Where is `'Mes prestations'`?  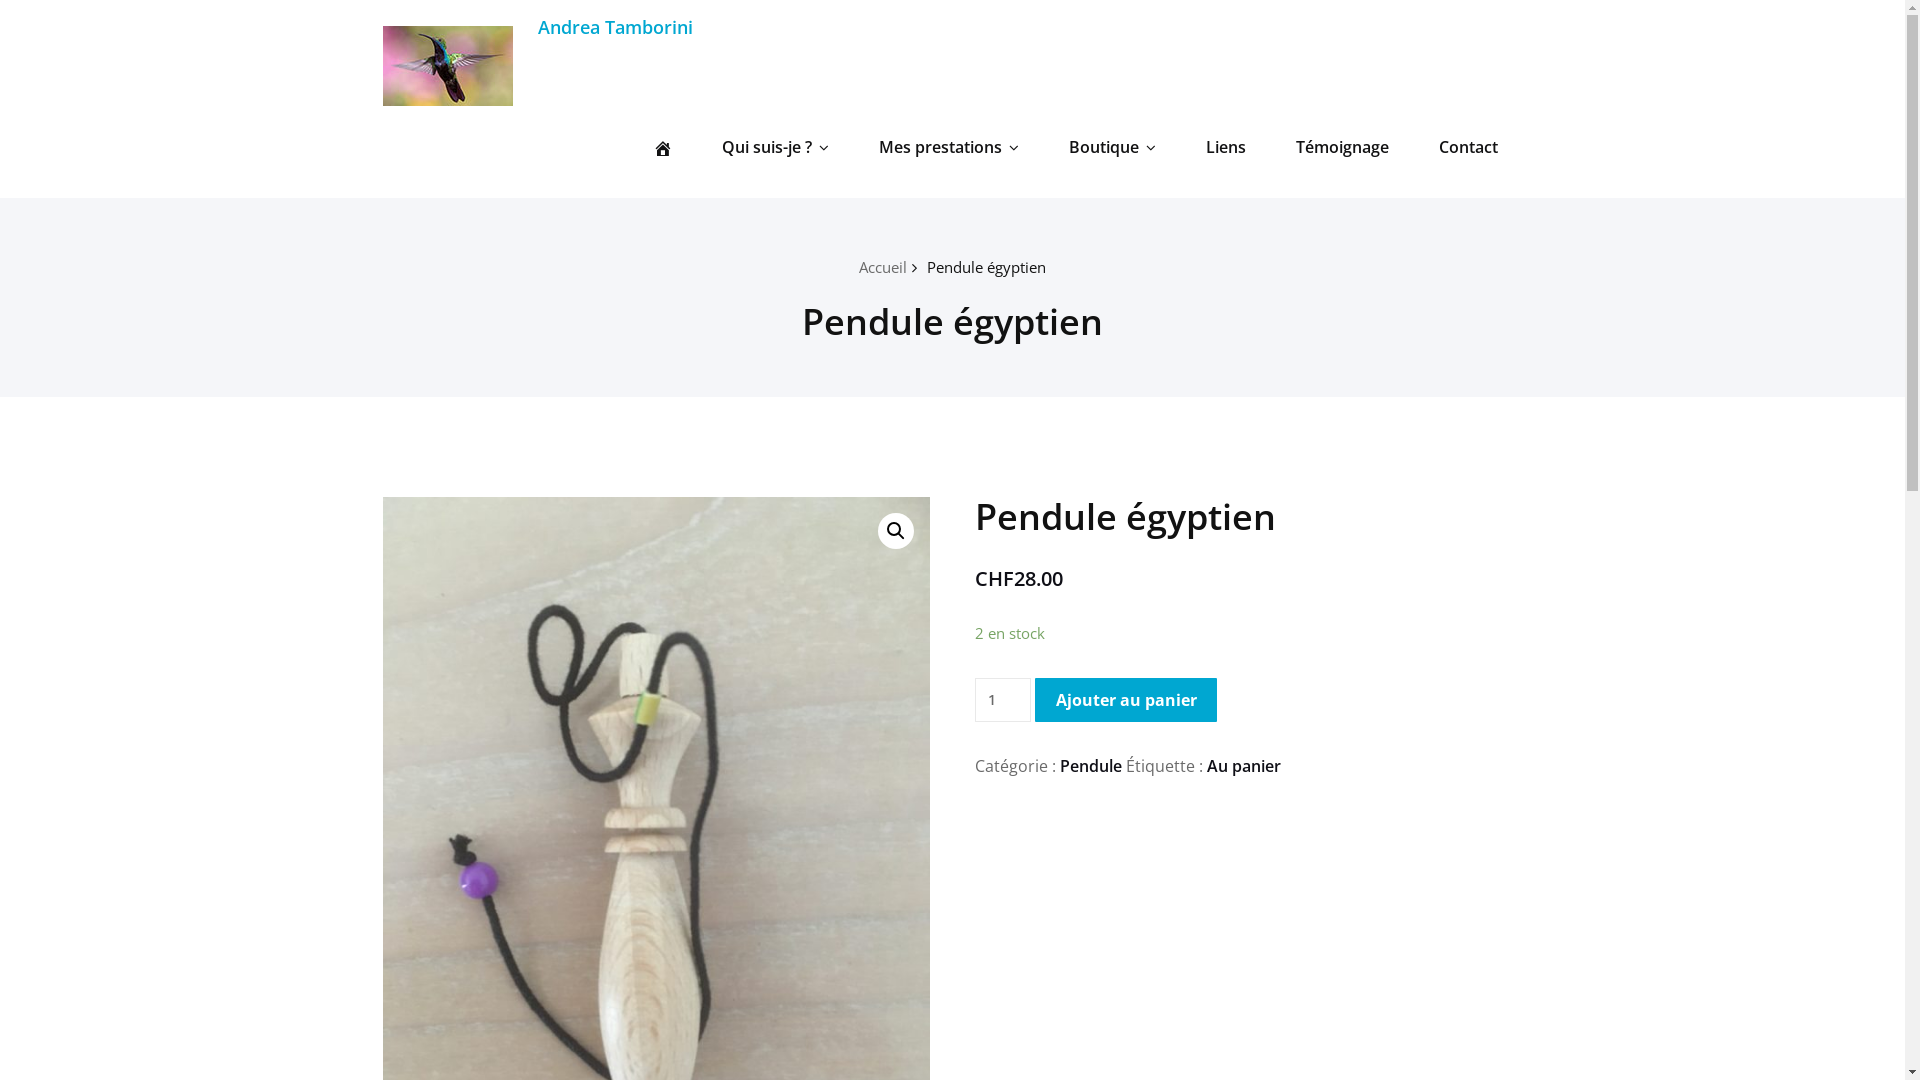
'Mes prestations' is located at coordinates (948, 145).